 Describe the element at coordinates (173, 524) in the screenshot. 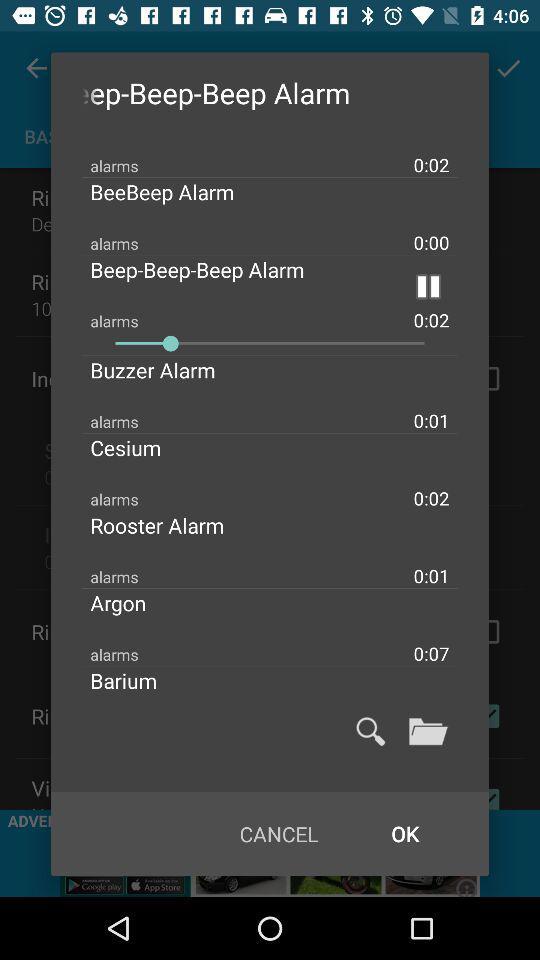

I see `icon below 0:02` at that location.